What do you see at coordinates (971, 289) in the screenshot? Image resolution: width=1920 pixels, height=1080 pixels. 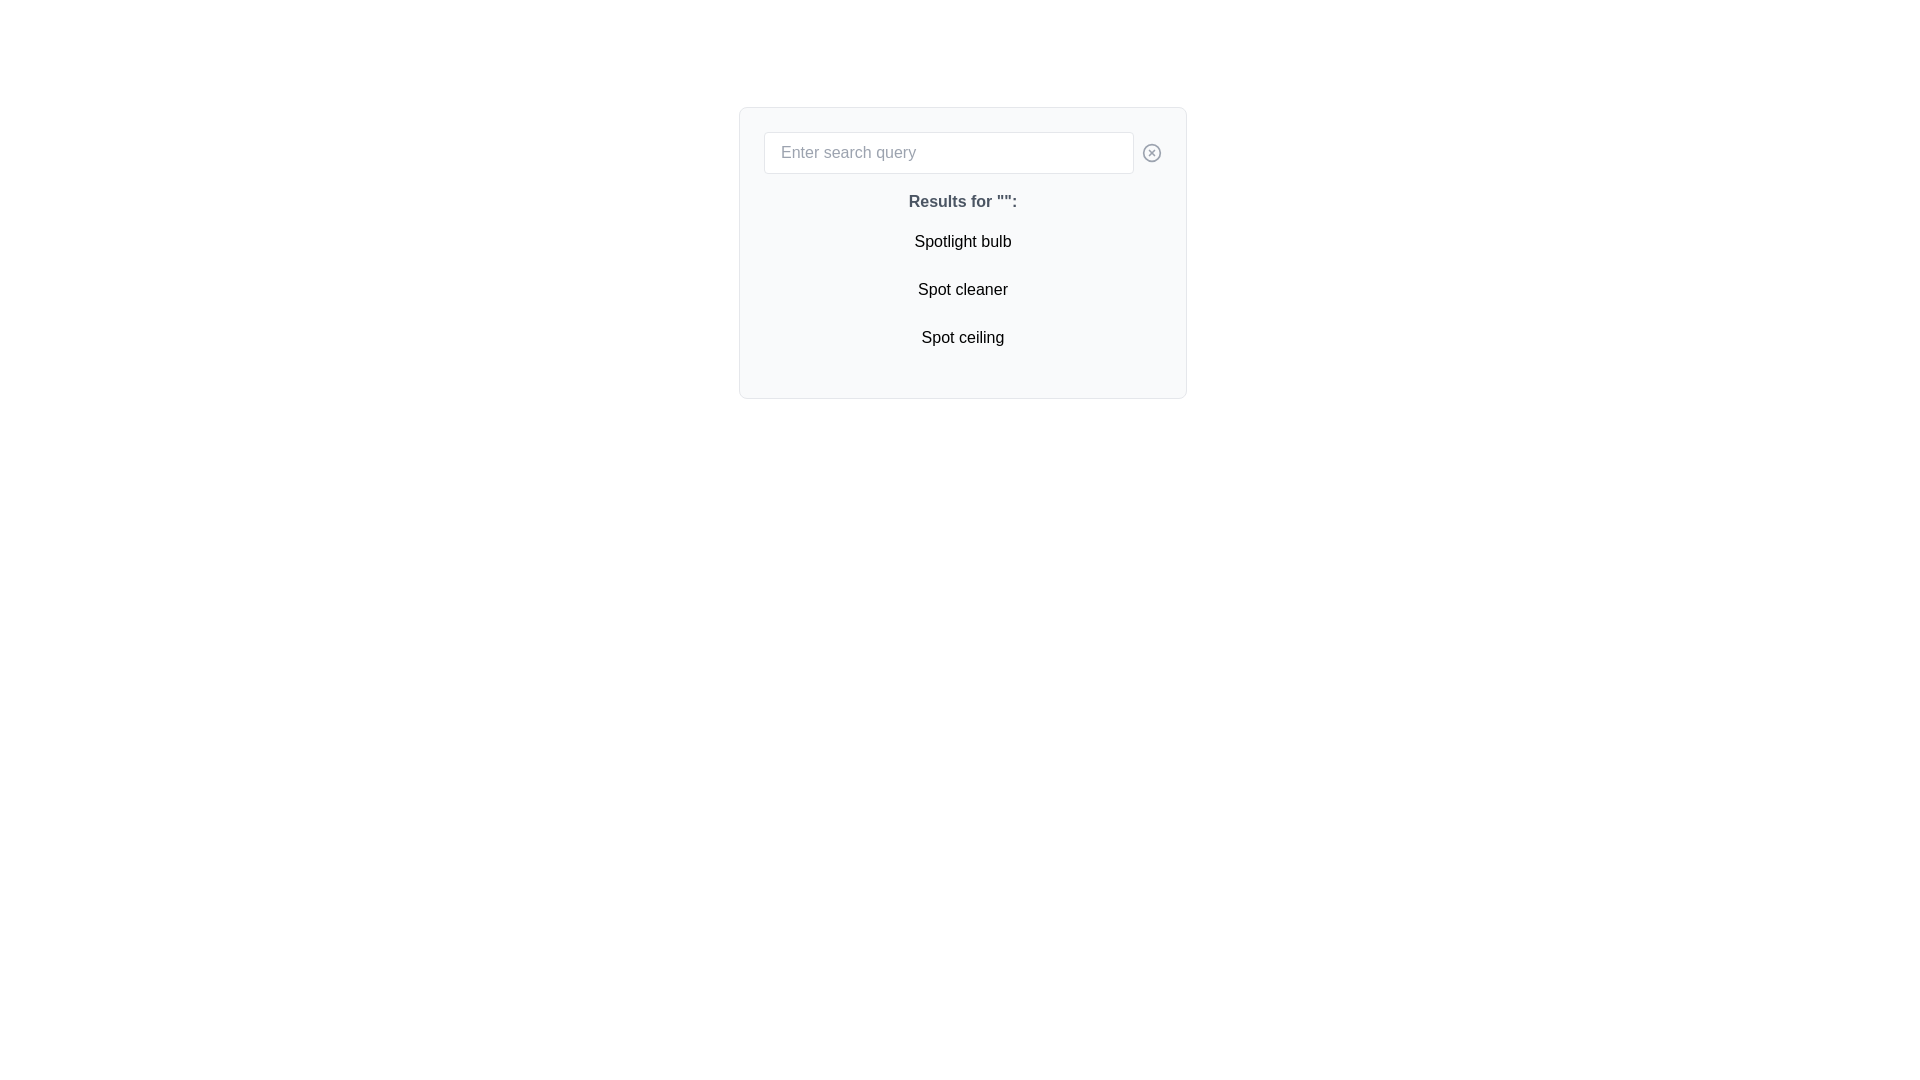 I see `the lowercase letter 'e' in the word 'cleaner', which is displayed in black sans-serif font and is the last letter of the word under the search query results section` at bounding box center [971, 289].